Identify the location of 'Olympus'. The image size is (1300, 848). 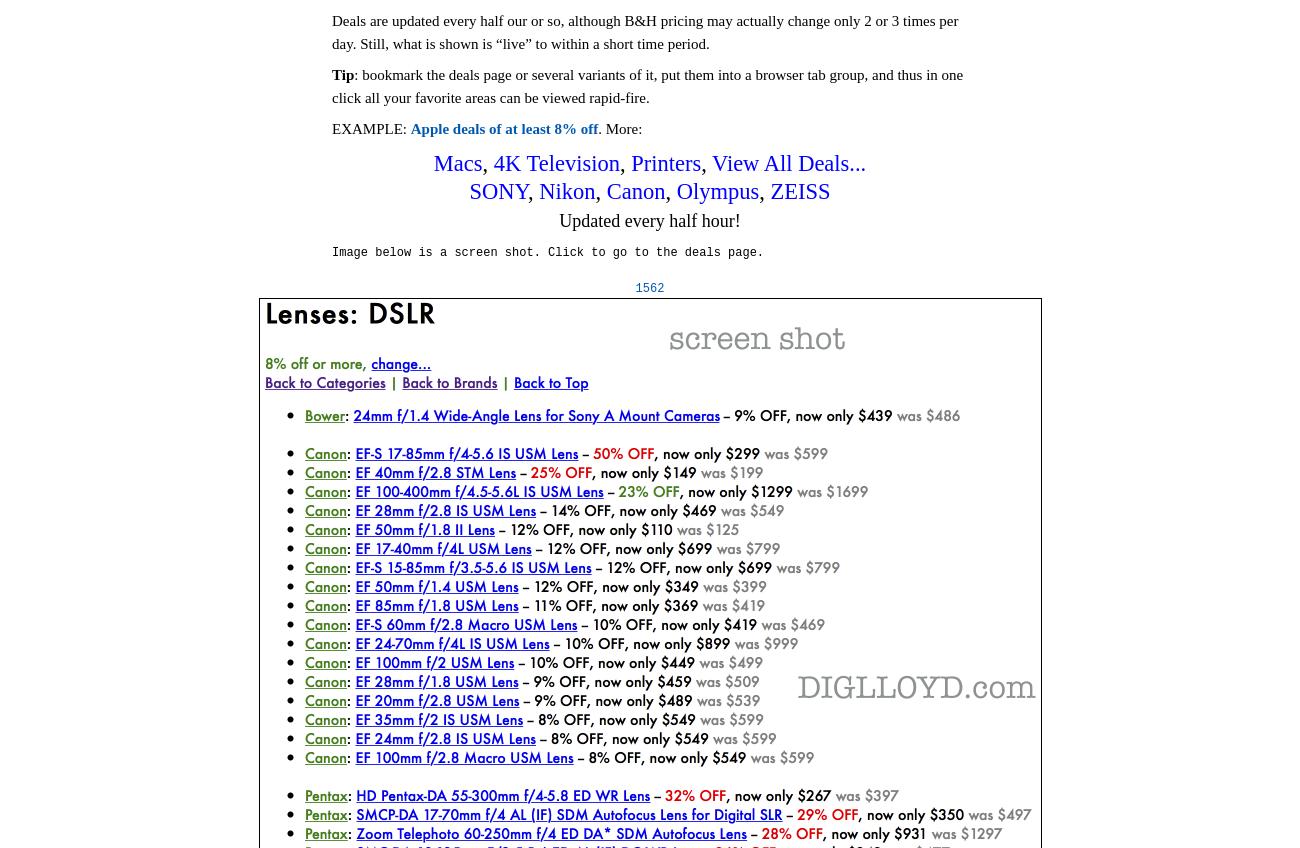
(717, 191).